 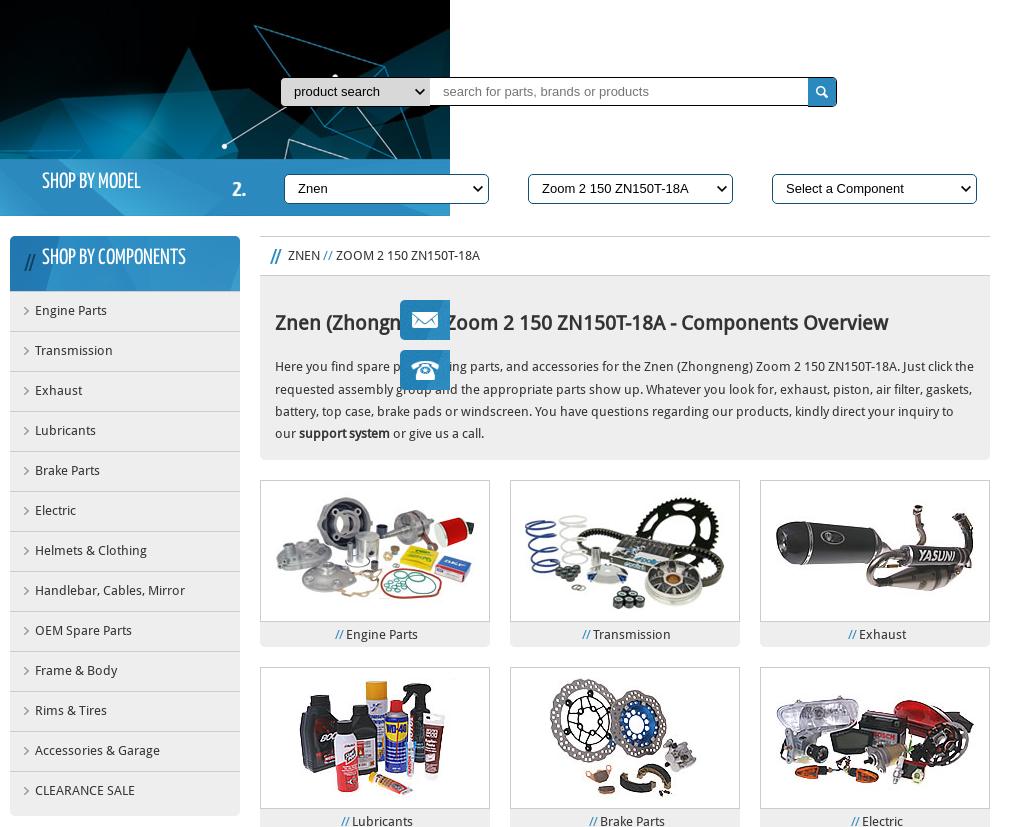 I want to click on 'Frame & Body', so click(x=74, y=669).